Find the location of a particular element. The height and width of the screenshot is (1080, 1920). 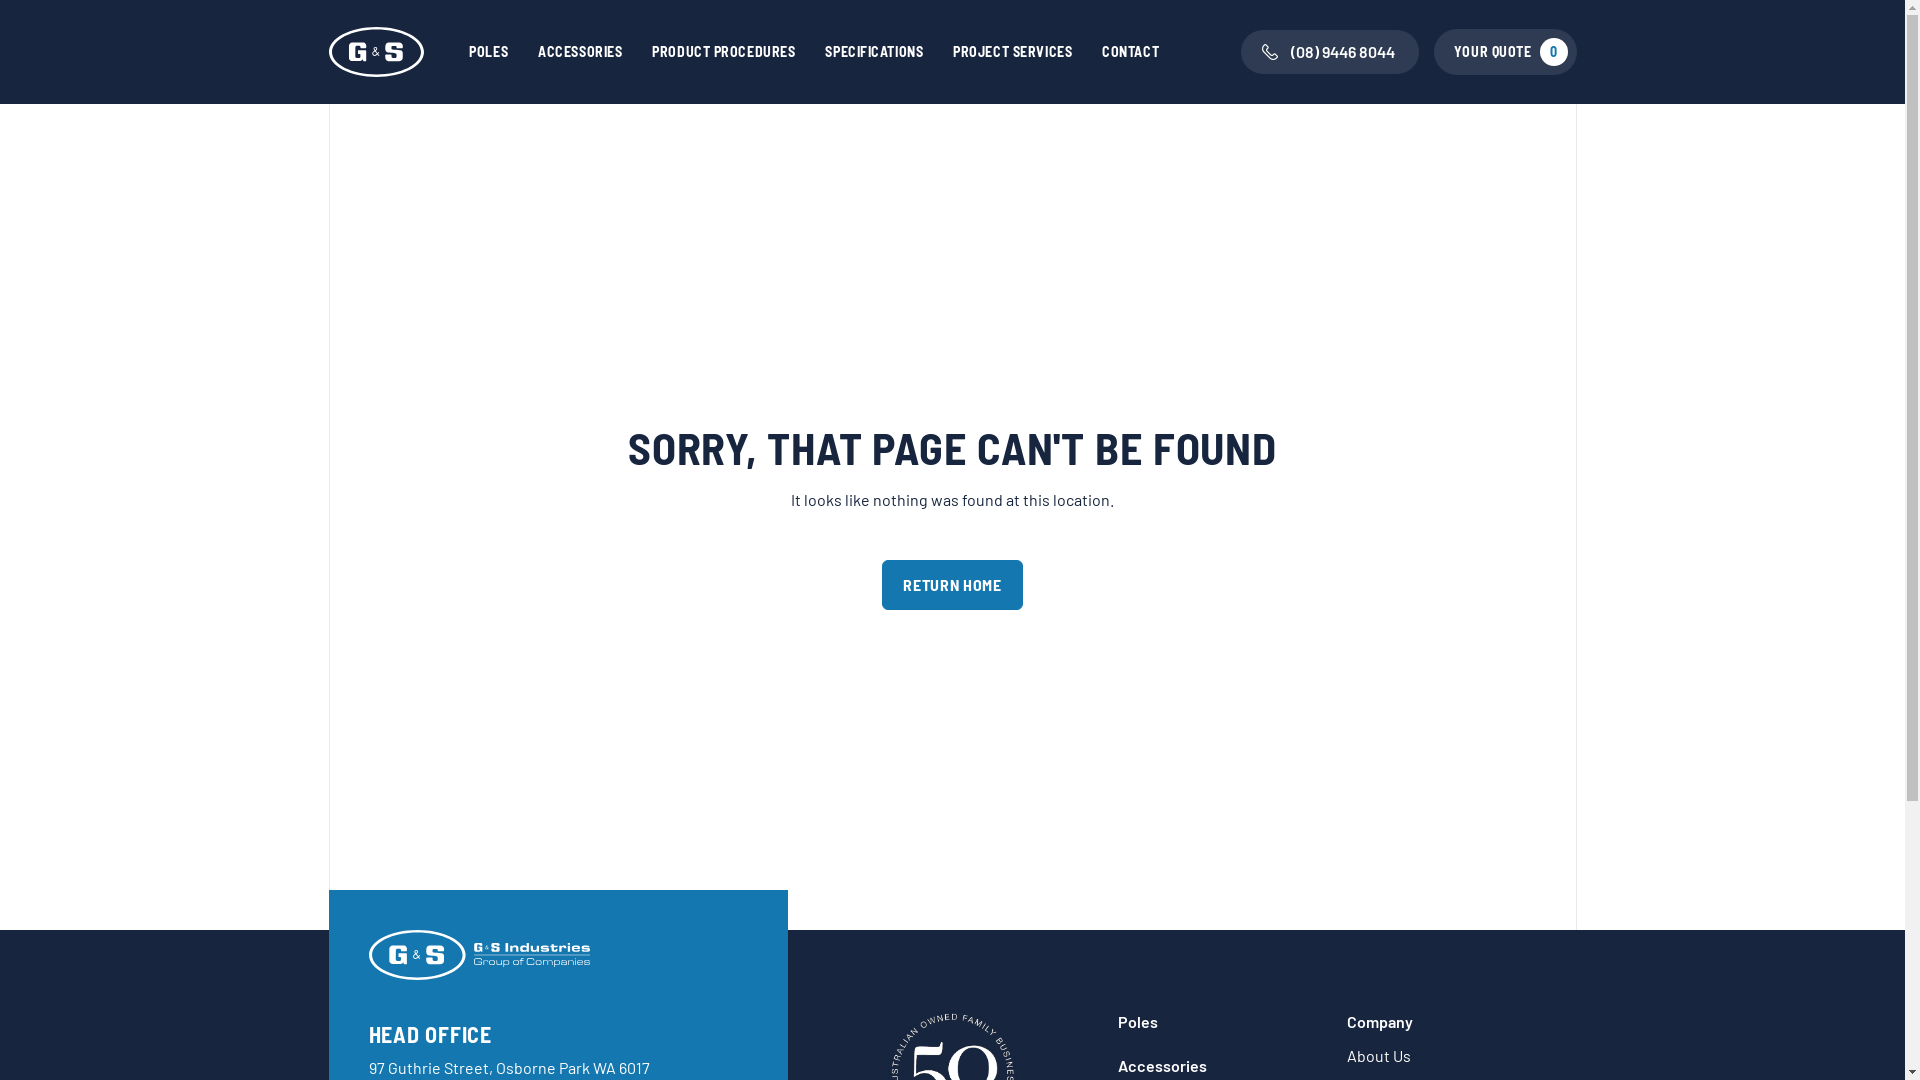

'PROJECT SERVICES' is located at coordinates (1012, 50).